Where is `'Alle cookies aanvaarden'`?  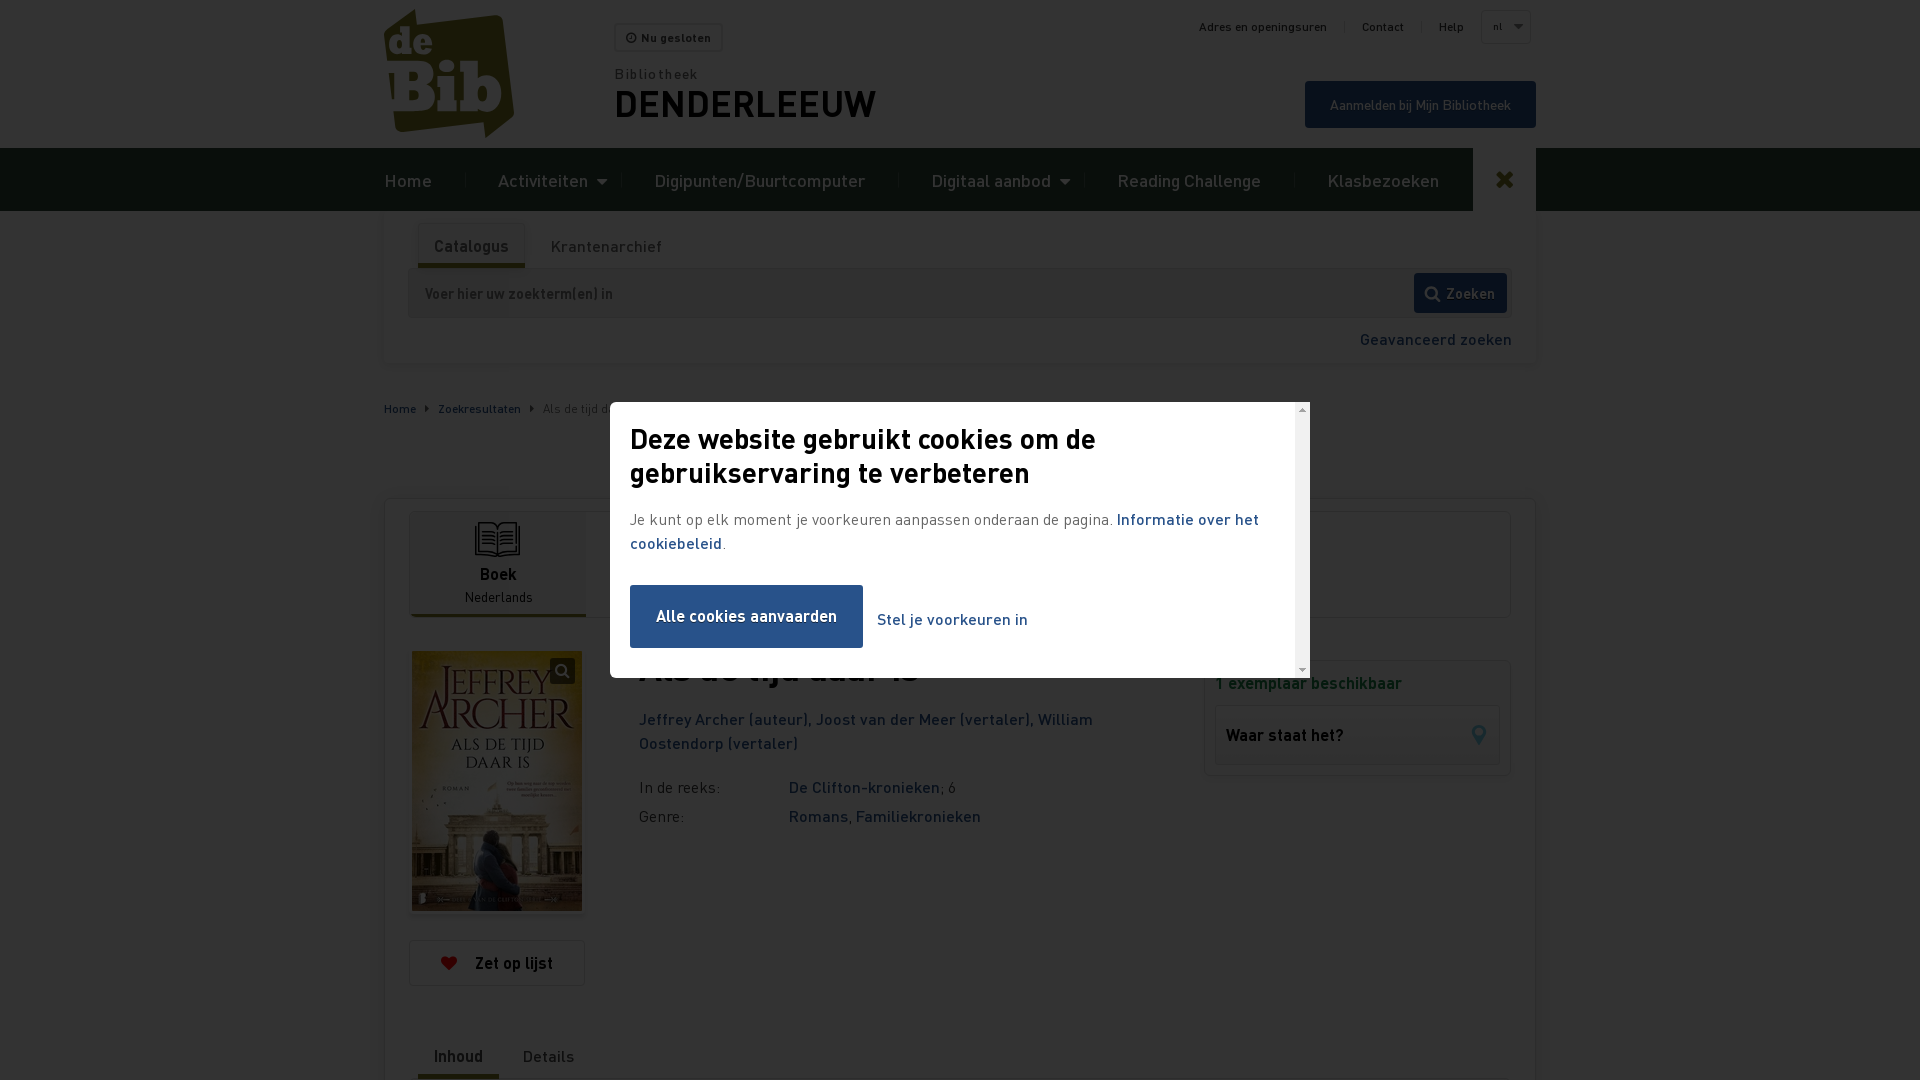
'Alle cookies aanvaarden' is located at coordinates (745, 615).